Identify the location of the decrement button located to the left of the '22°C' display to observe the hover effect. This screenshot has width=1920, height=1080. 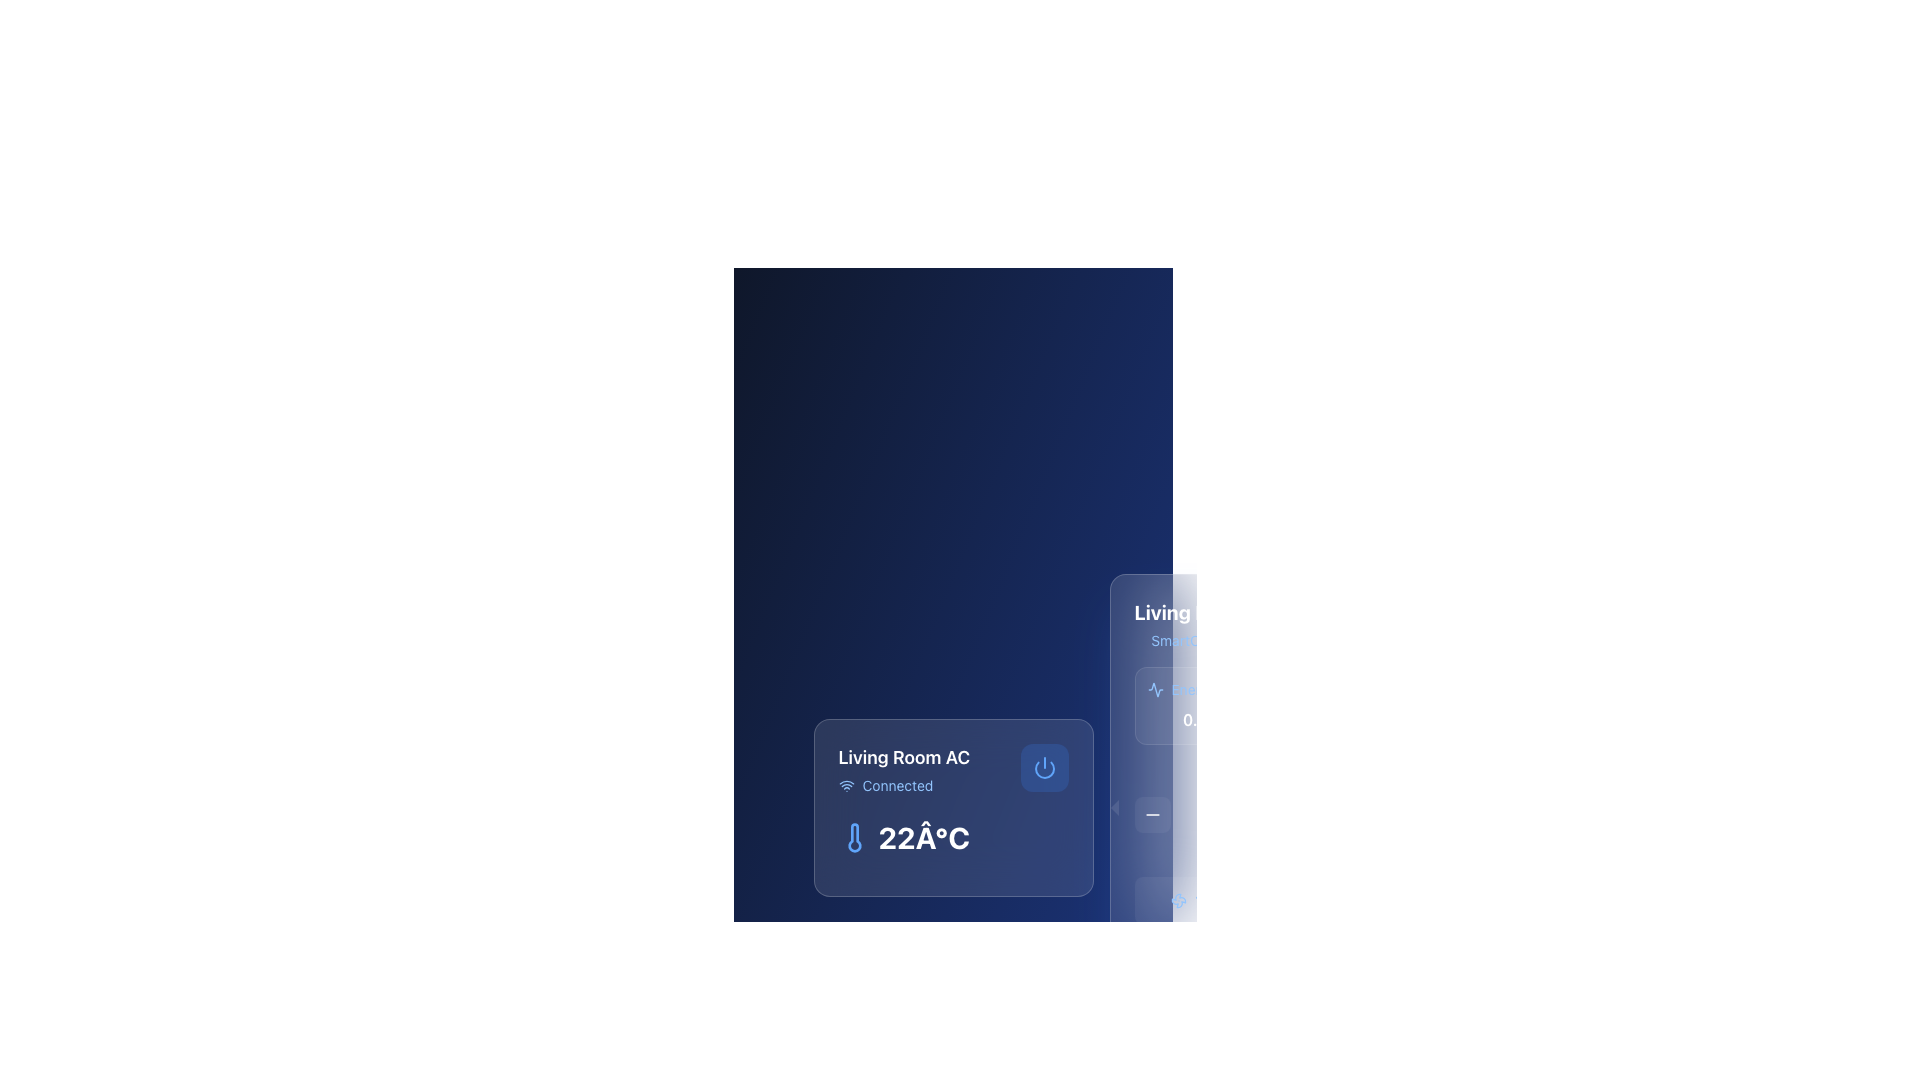
(1152, 814).